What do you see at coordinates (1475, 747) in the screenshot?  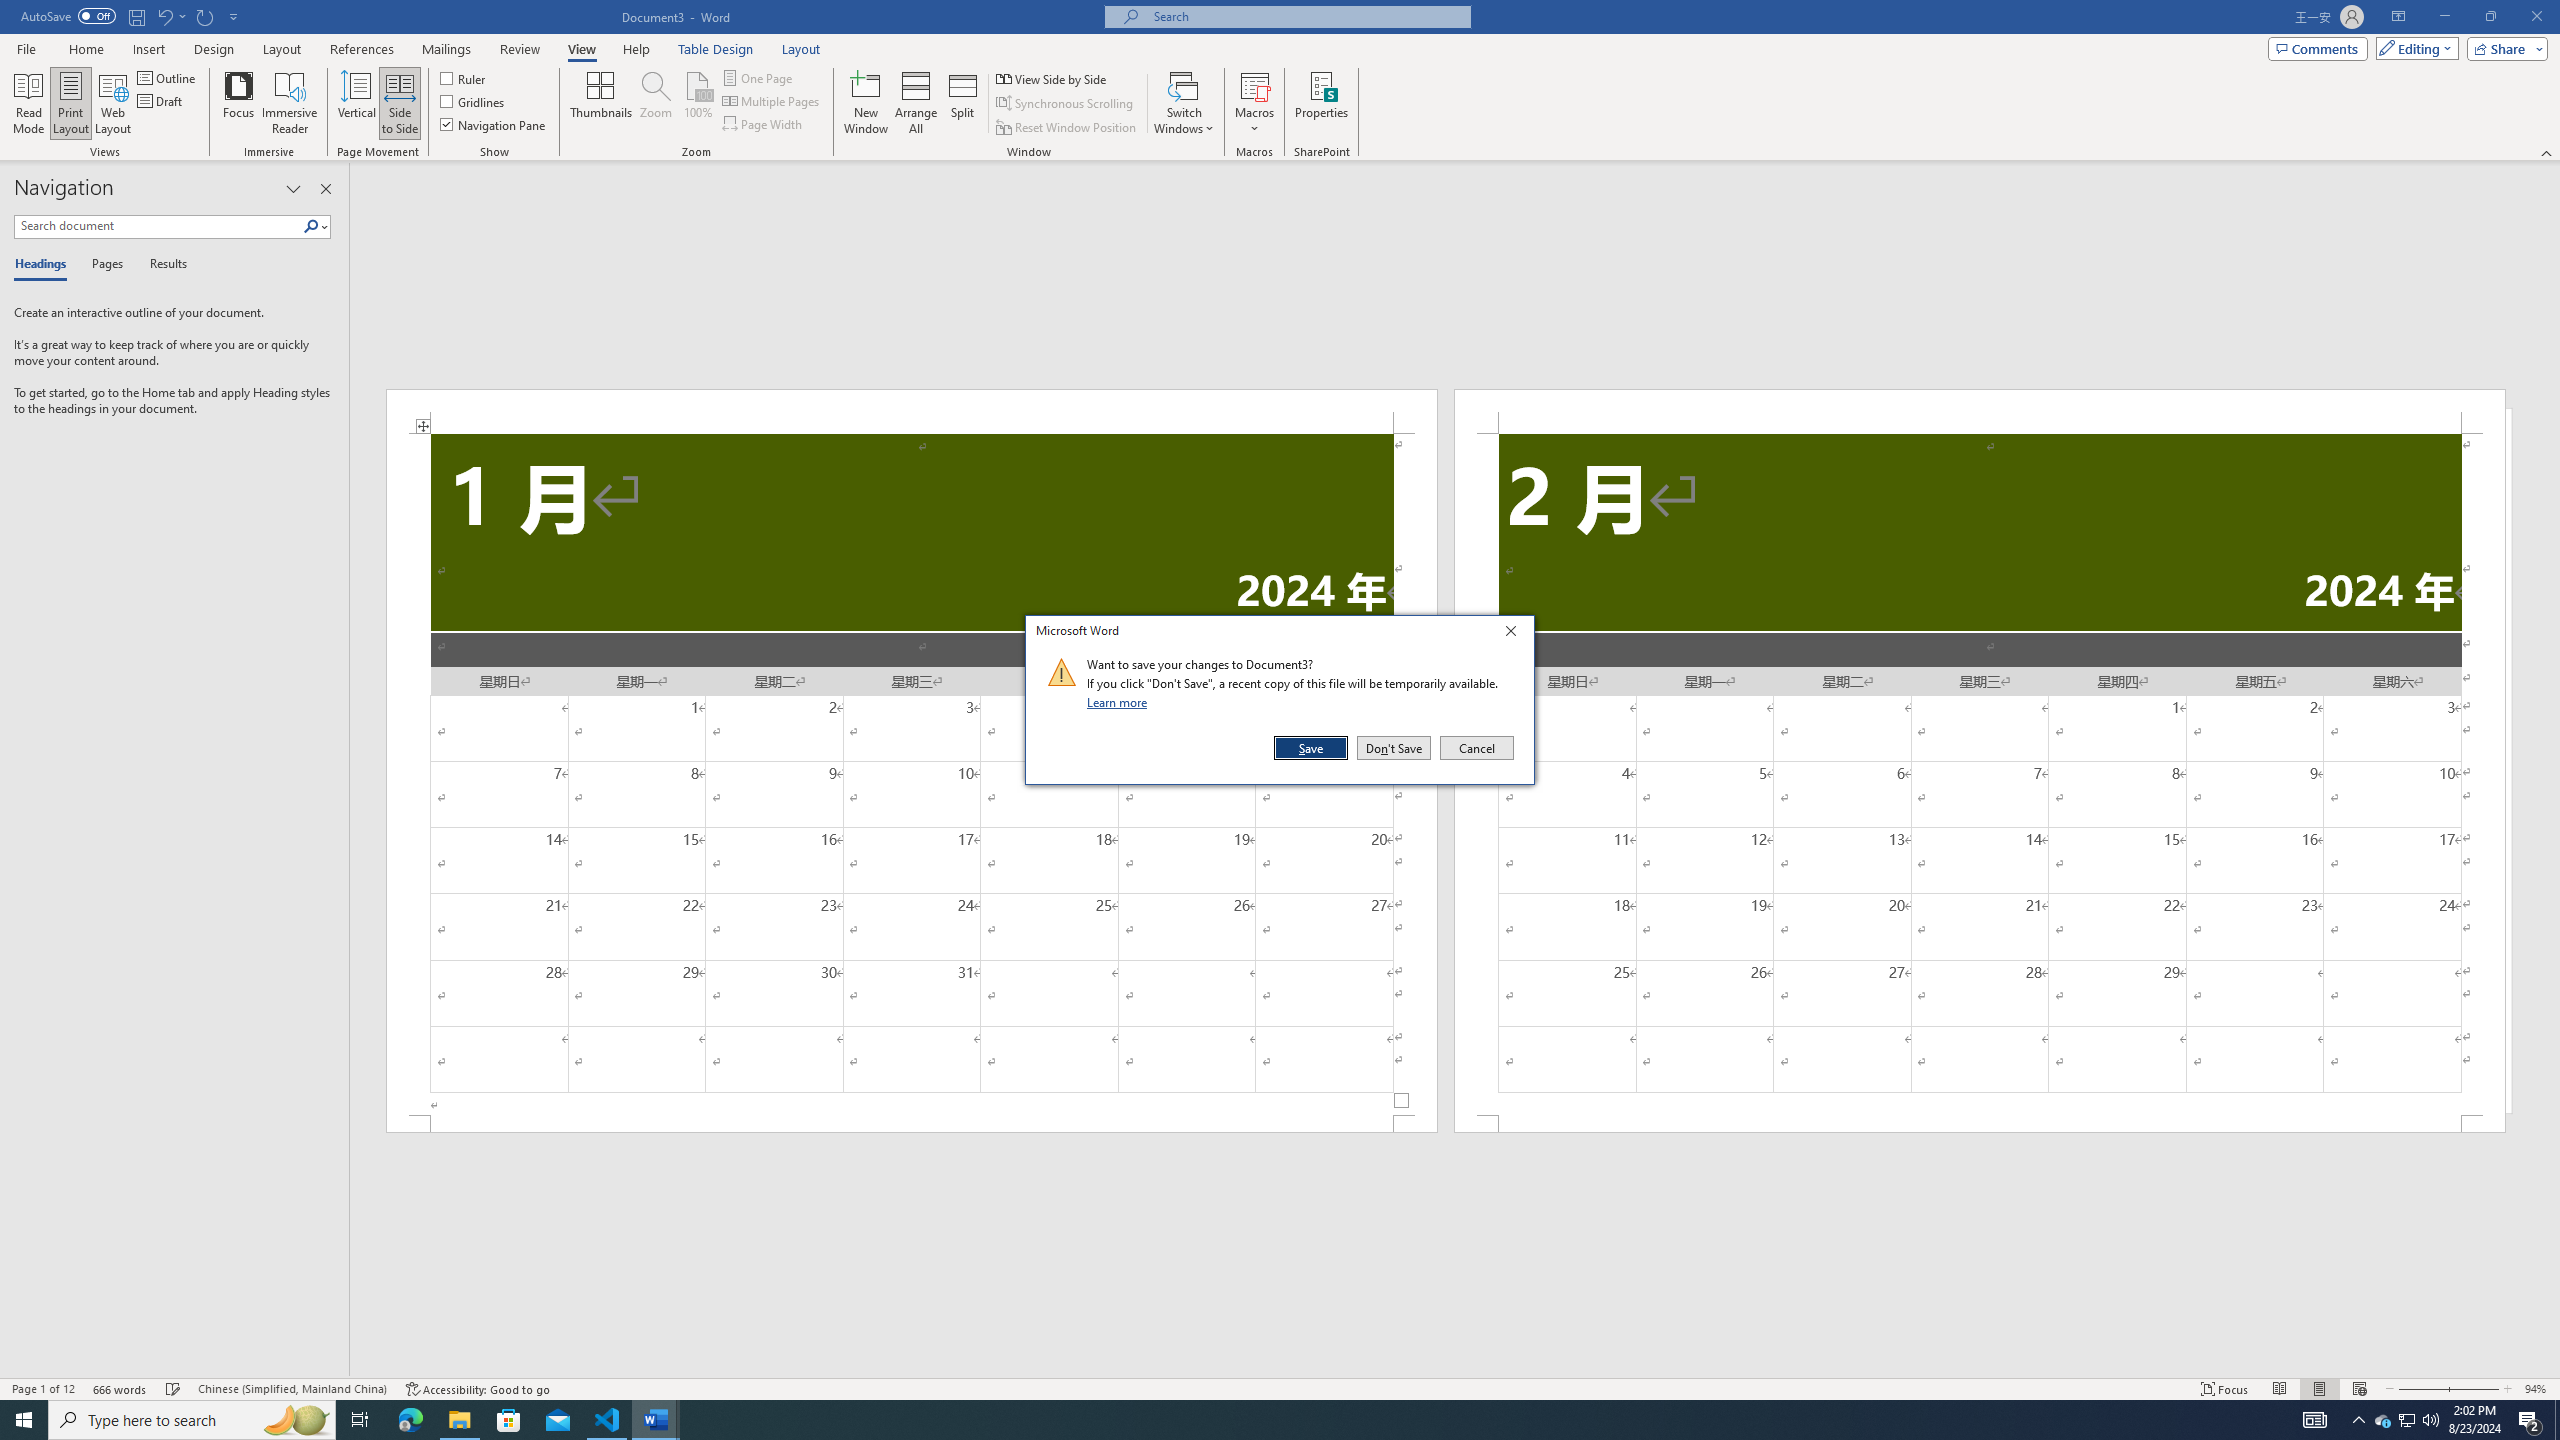 I see `'Cancel'` at bounding box center [1475, 747].